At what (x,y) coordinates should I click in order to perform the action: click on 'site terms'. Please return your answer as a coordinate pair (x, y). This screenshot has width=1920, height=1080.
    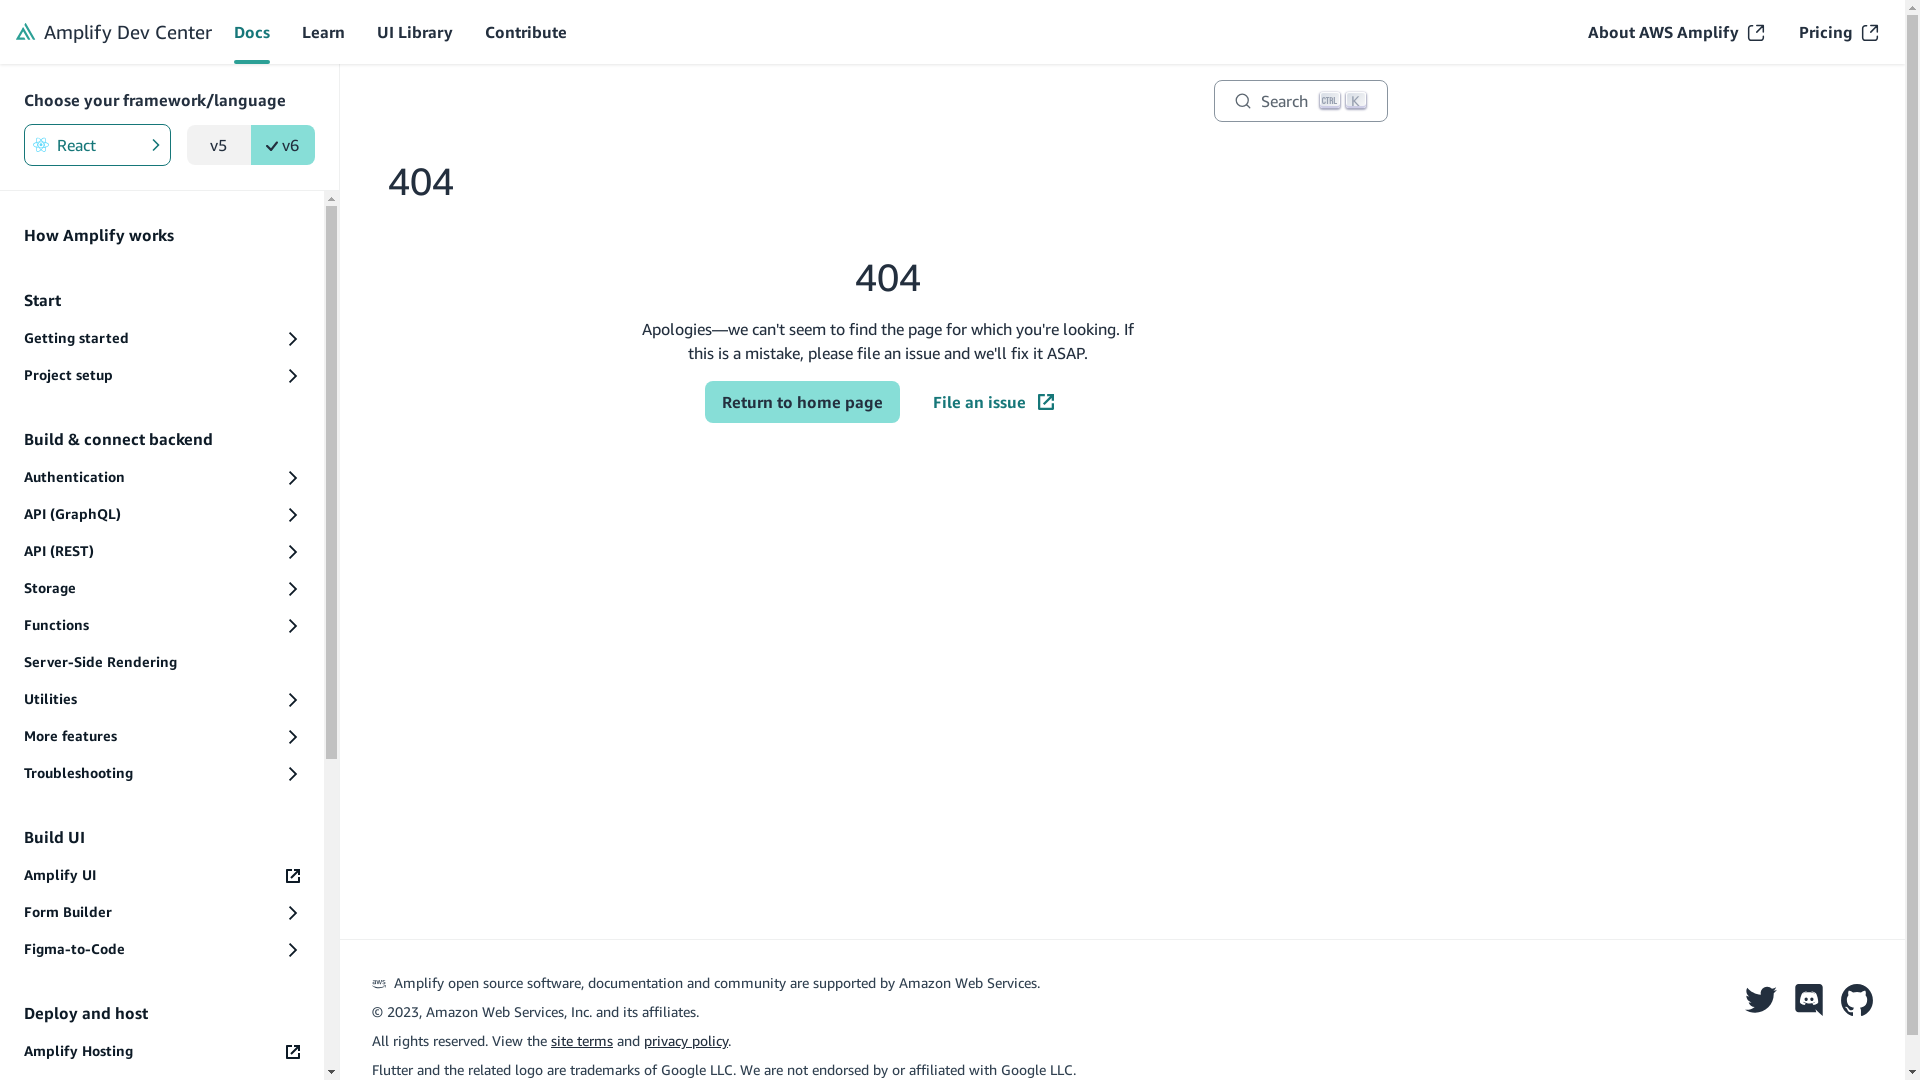
    Looking at the image, I should click on (580, 1039).